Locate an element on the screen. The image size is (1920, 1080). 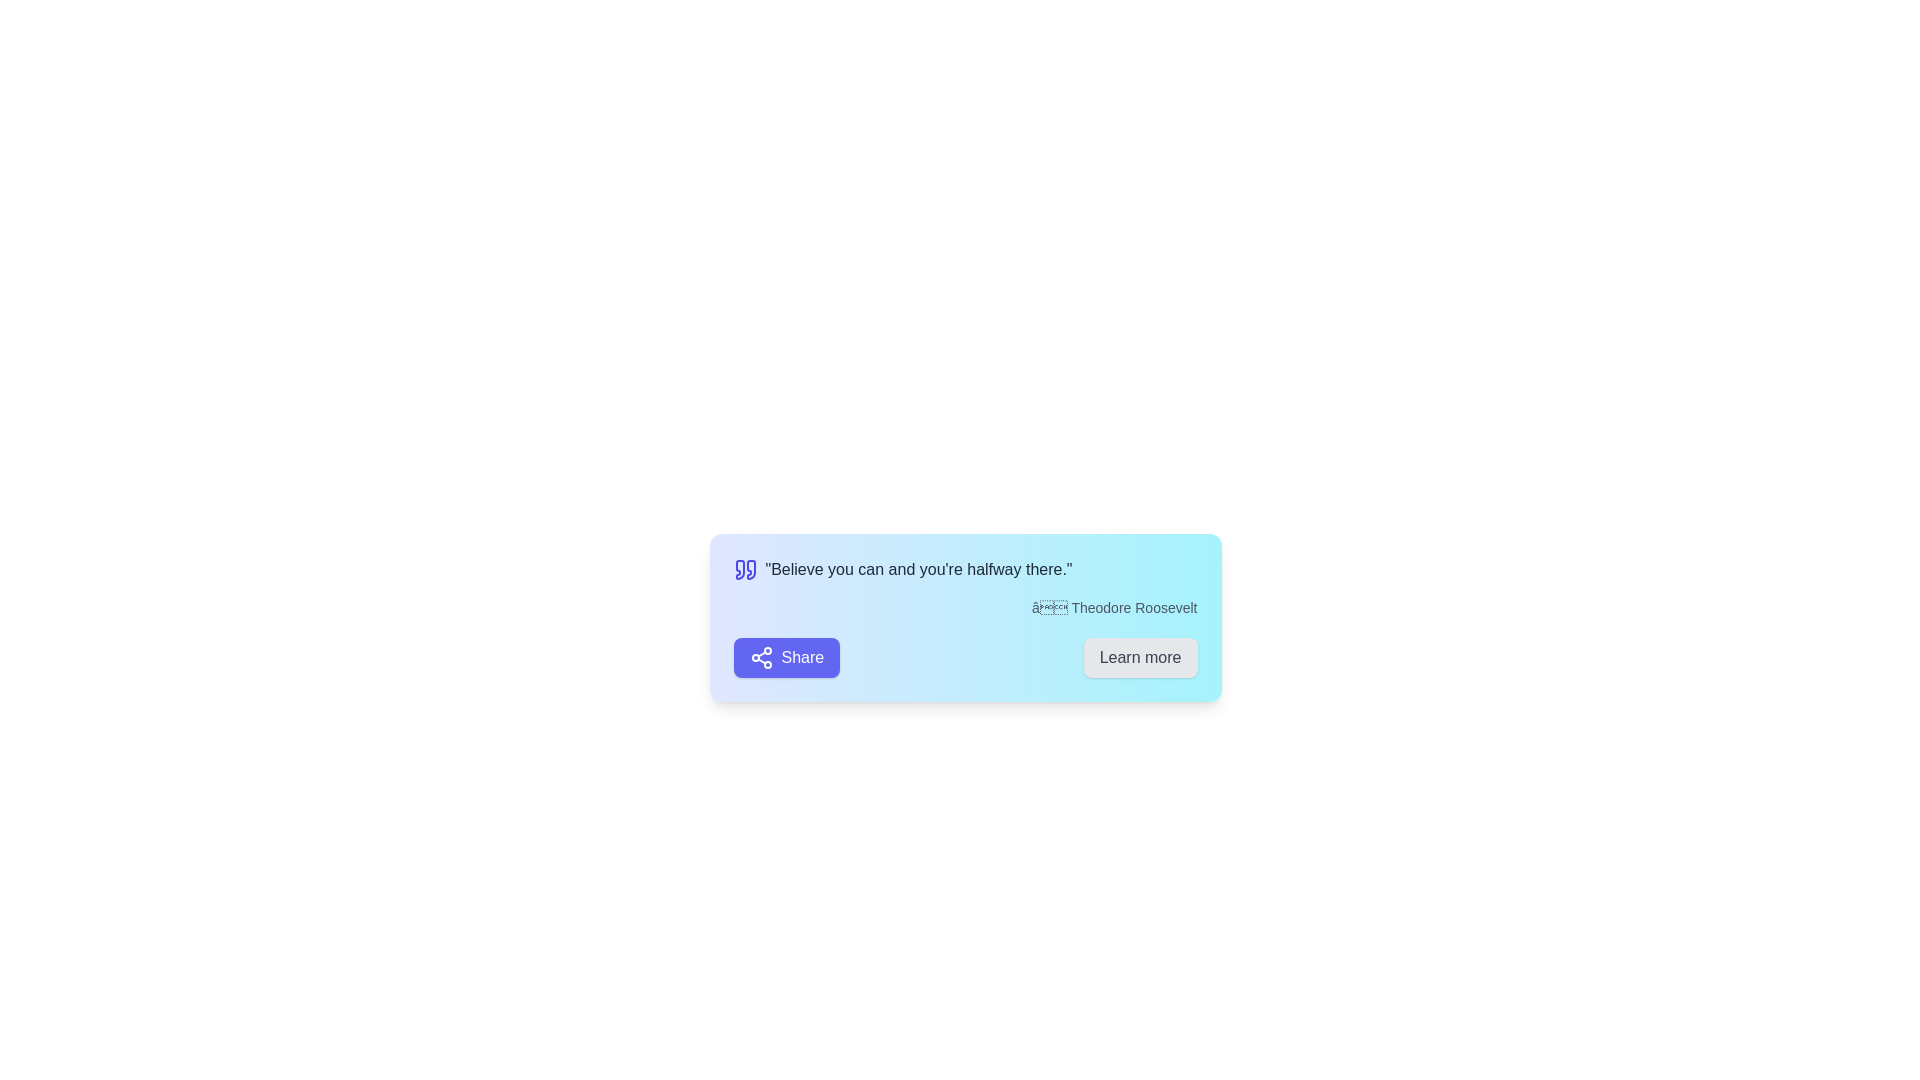
the 'Share' button with a purple background and white text is located at coordinates (785, 658).